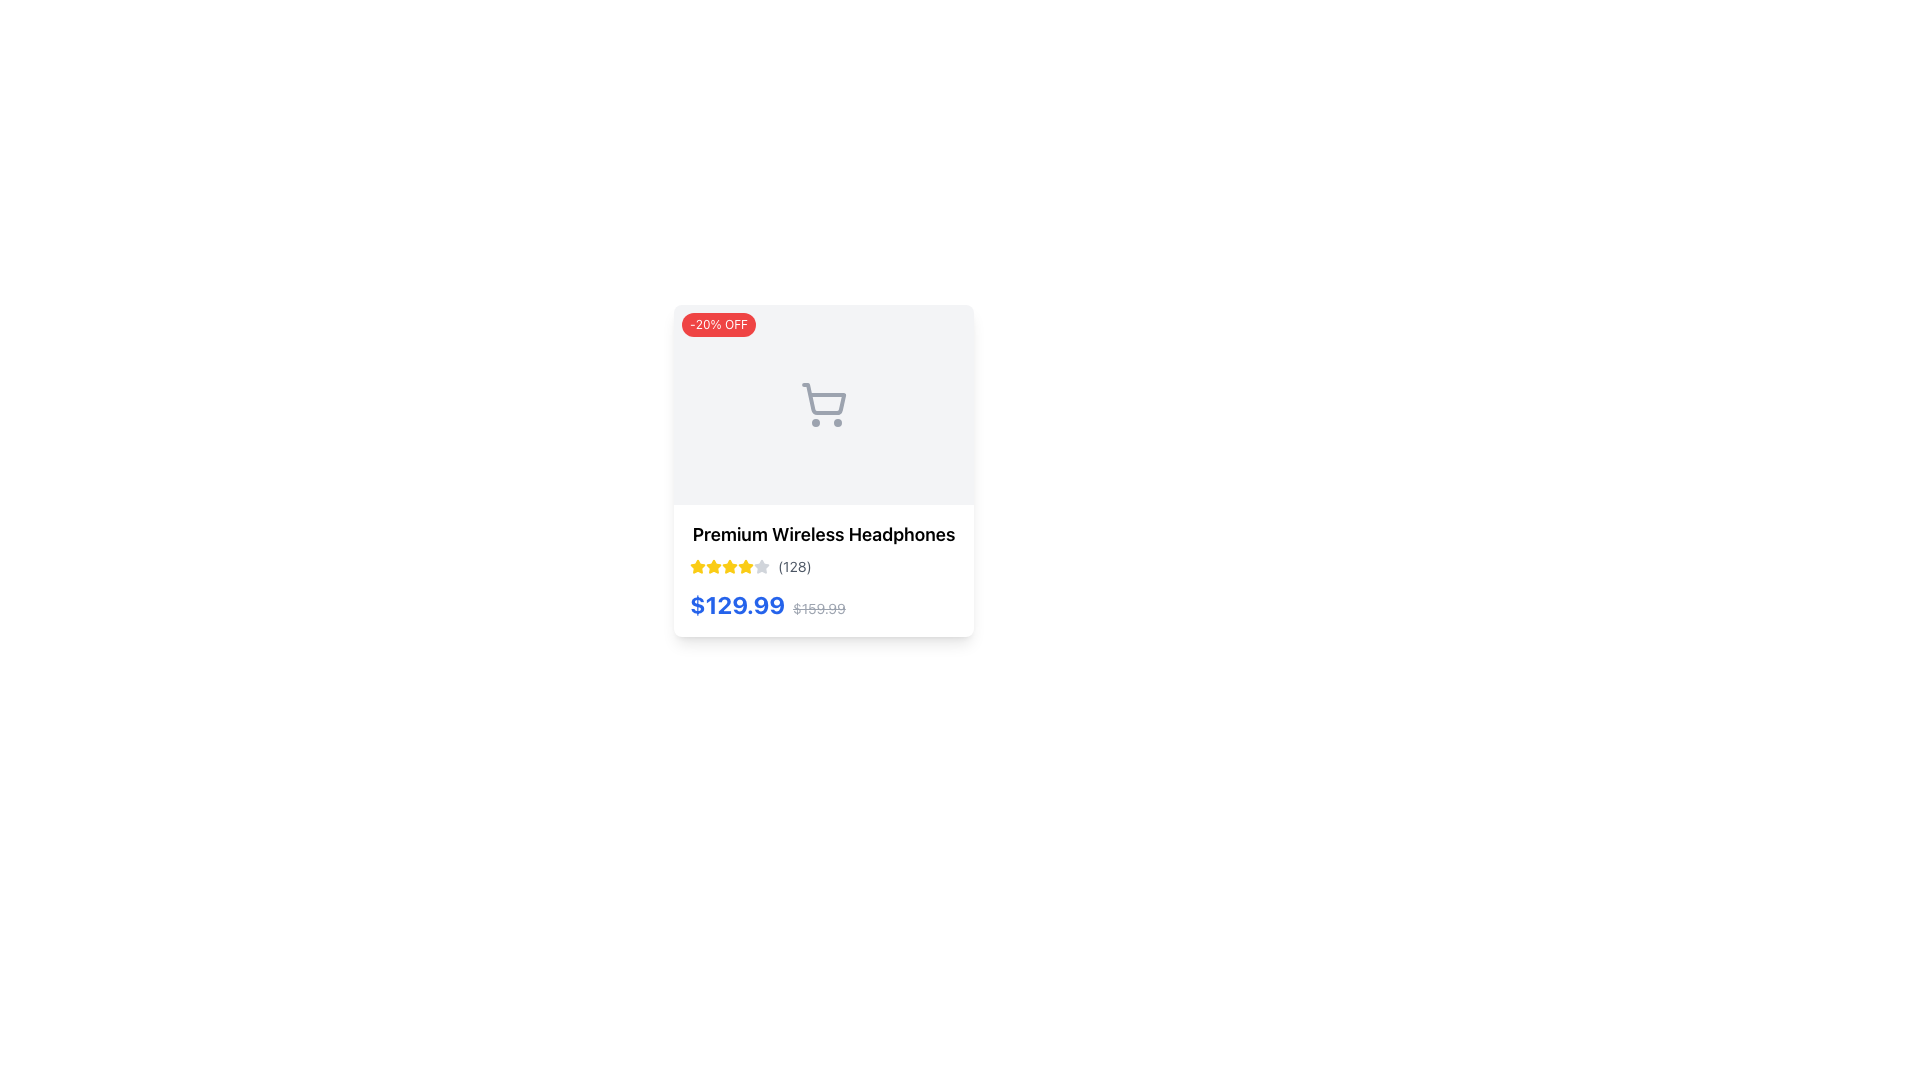  What do you see at coordinates (761, 567) in the screenshot?
I see `the sixth gray star icon in the rating bar` at bounding box center [761, 567].